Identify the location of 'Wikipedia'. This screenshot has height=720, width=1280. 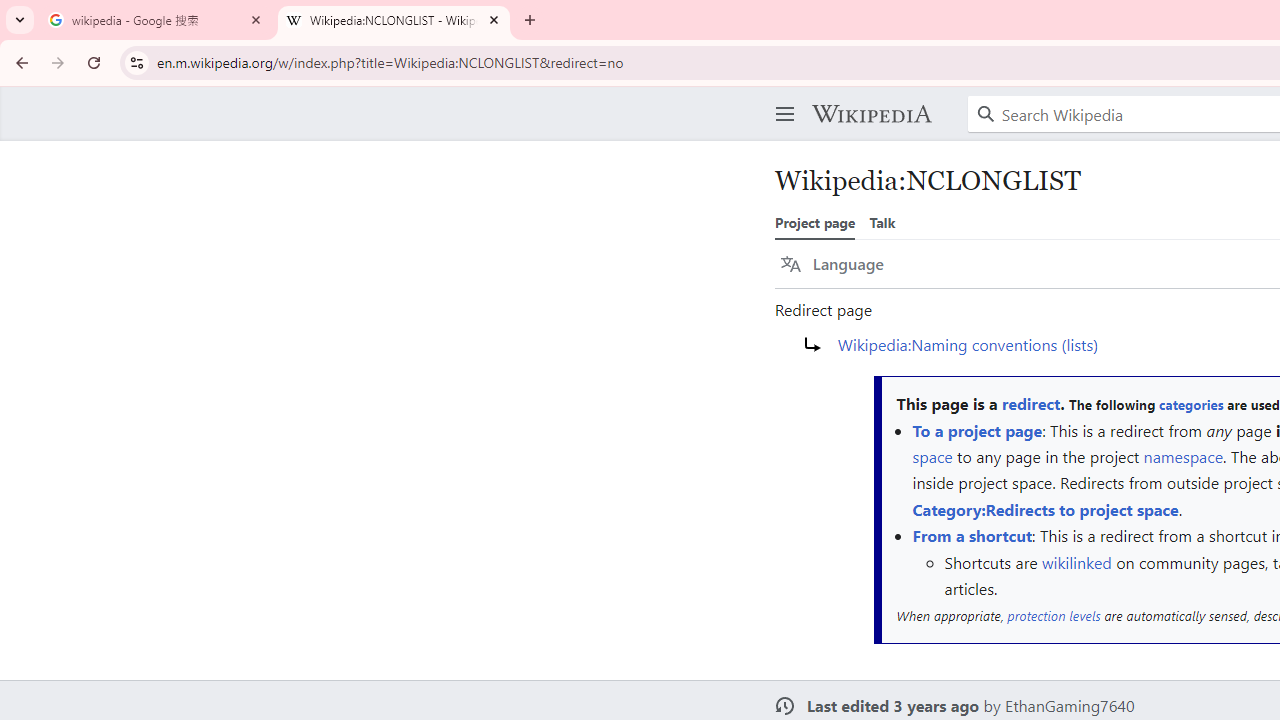
(871, 114).